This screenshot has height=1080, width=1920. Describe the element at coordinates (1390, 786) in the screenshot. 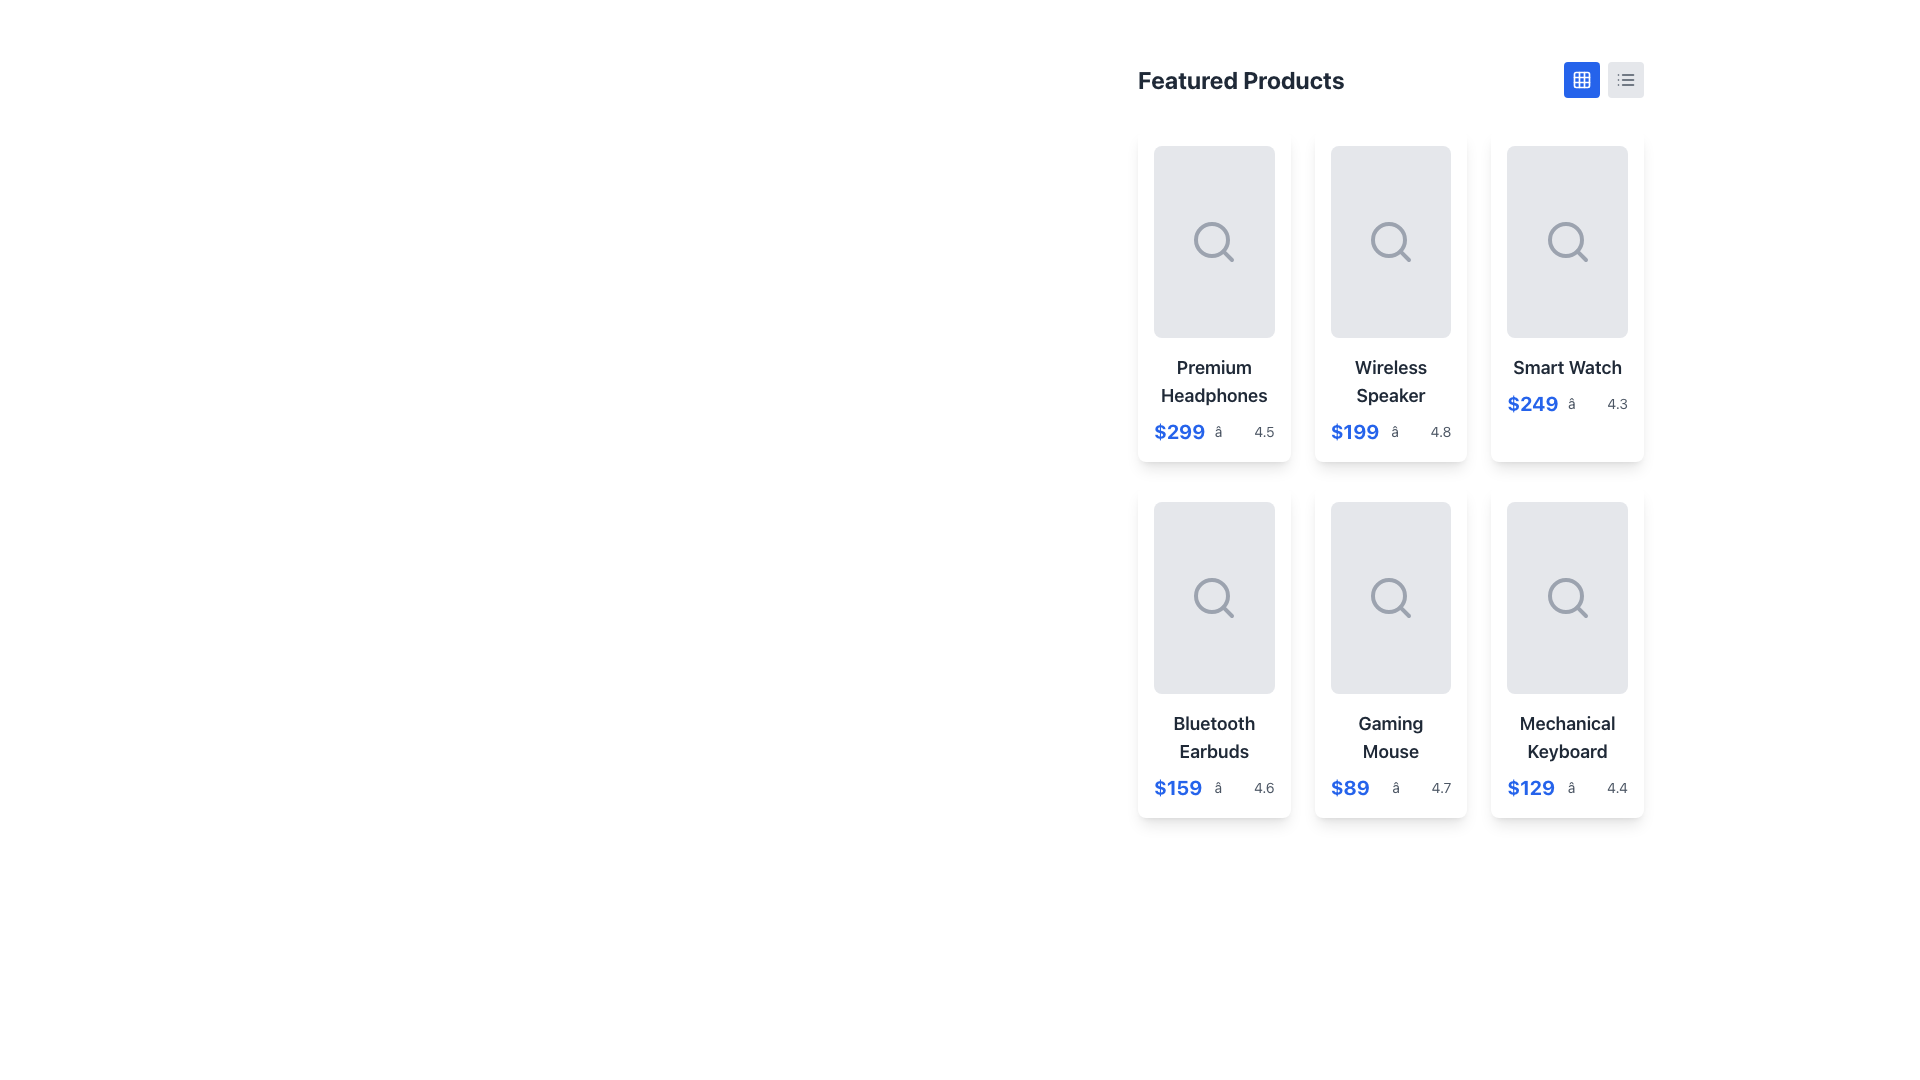

I see `text content of the price and rating label located below the 'Gaming Mouse' label in the 'Featured Products' section` at that location.